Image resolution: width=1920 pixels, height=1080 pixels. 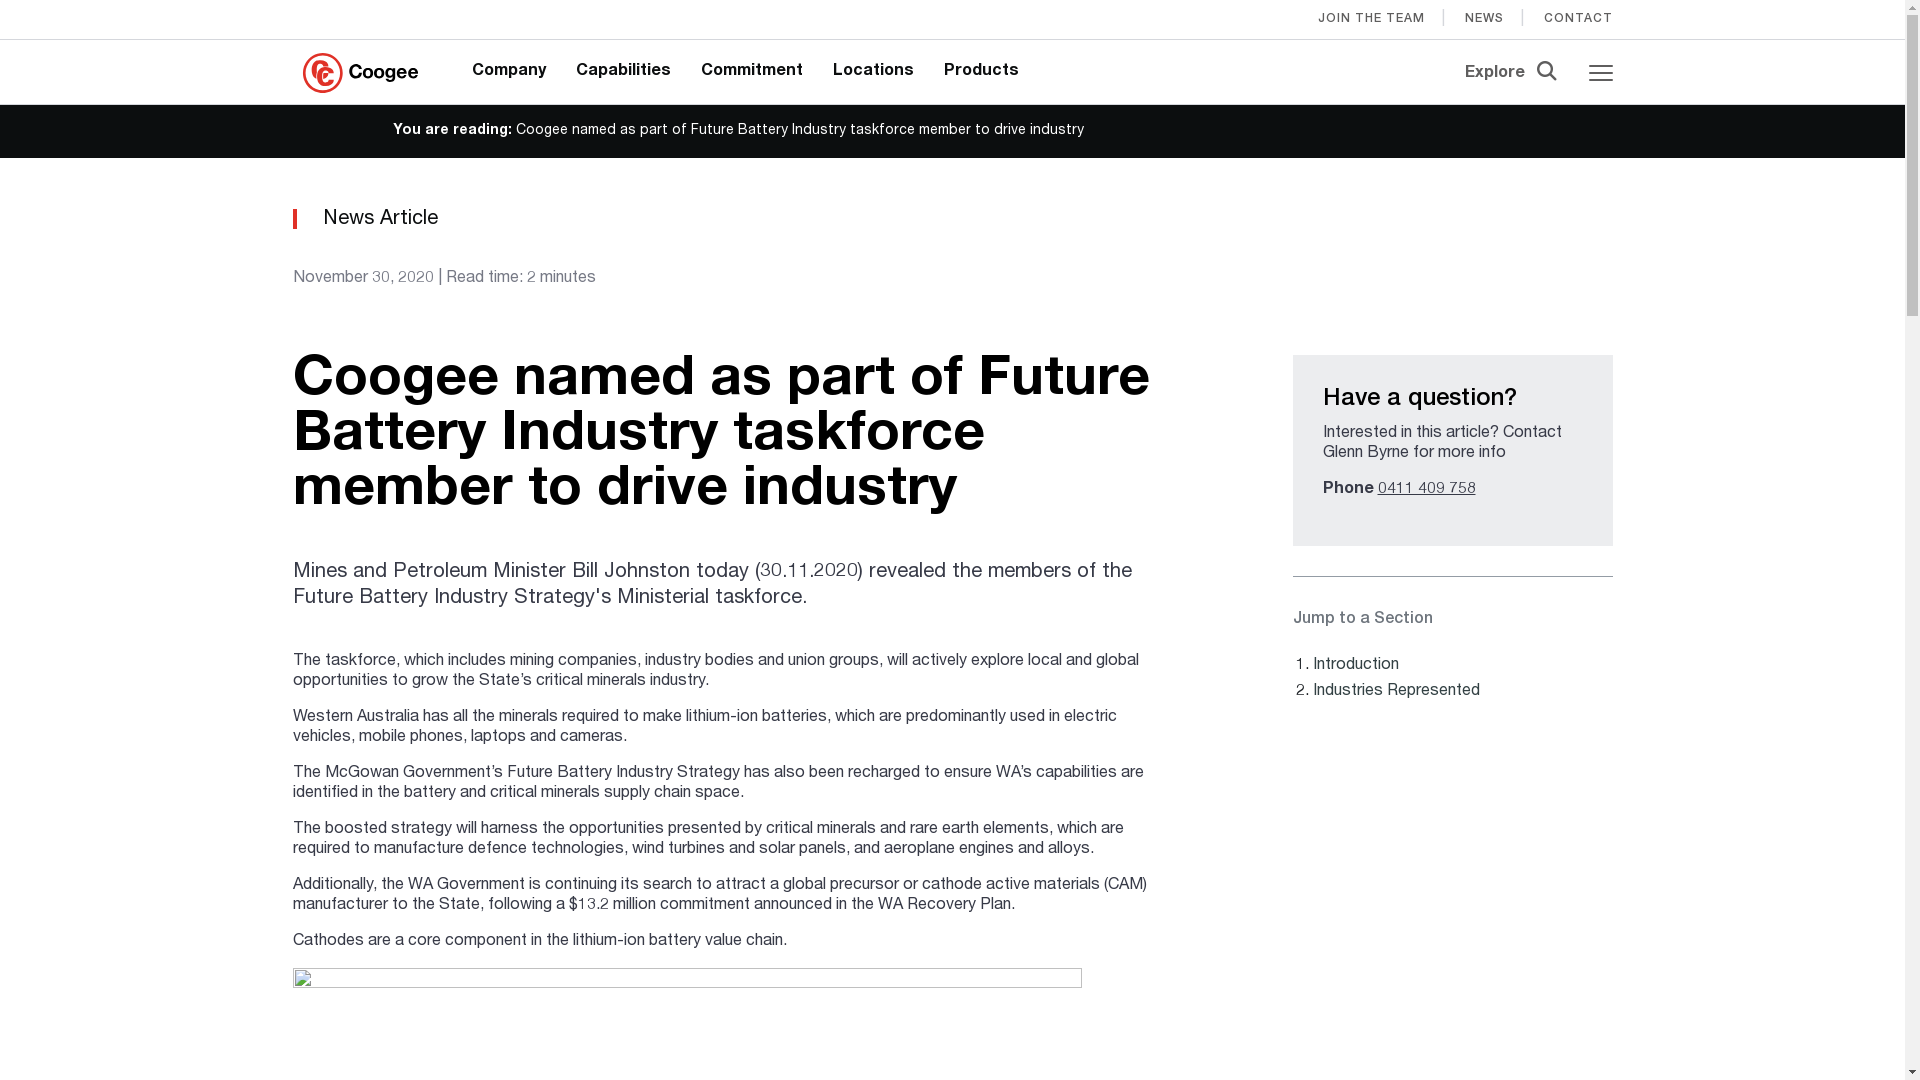 What do you see at coordinates (470, 71) in the screenshot?
I see `'Company'` at bounding box center [470, 71].